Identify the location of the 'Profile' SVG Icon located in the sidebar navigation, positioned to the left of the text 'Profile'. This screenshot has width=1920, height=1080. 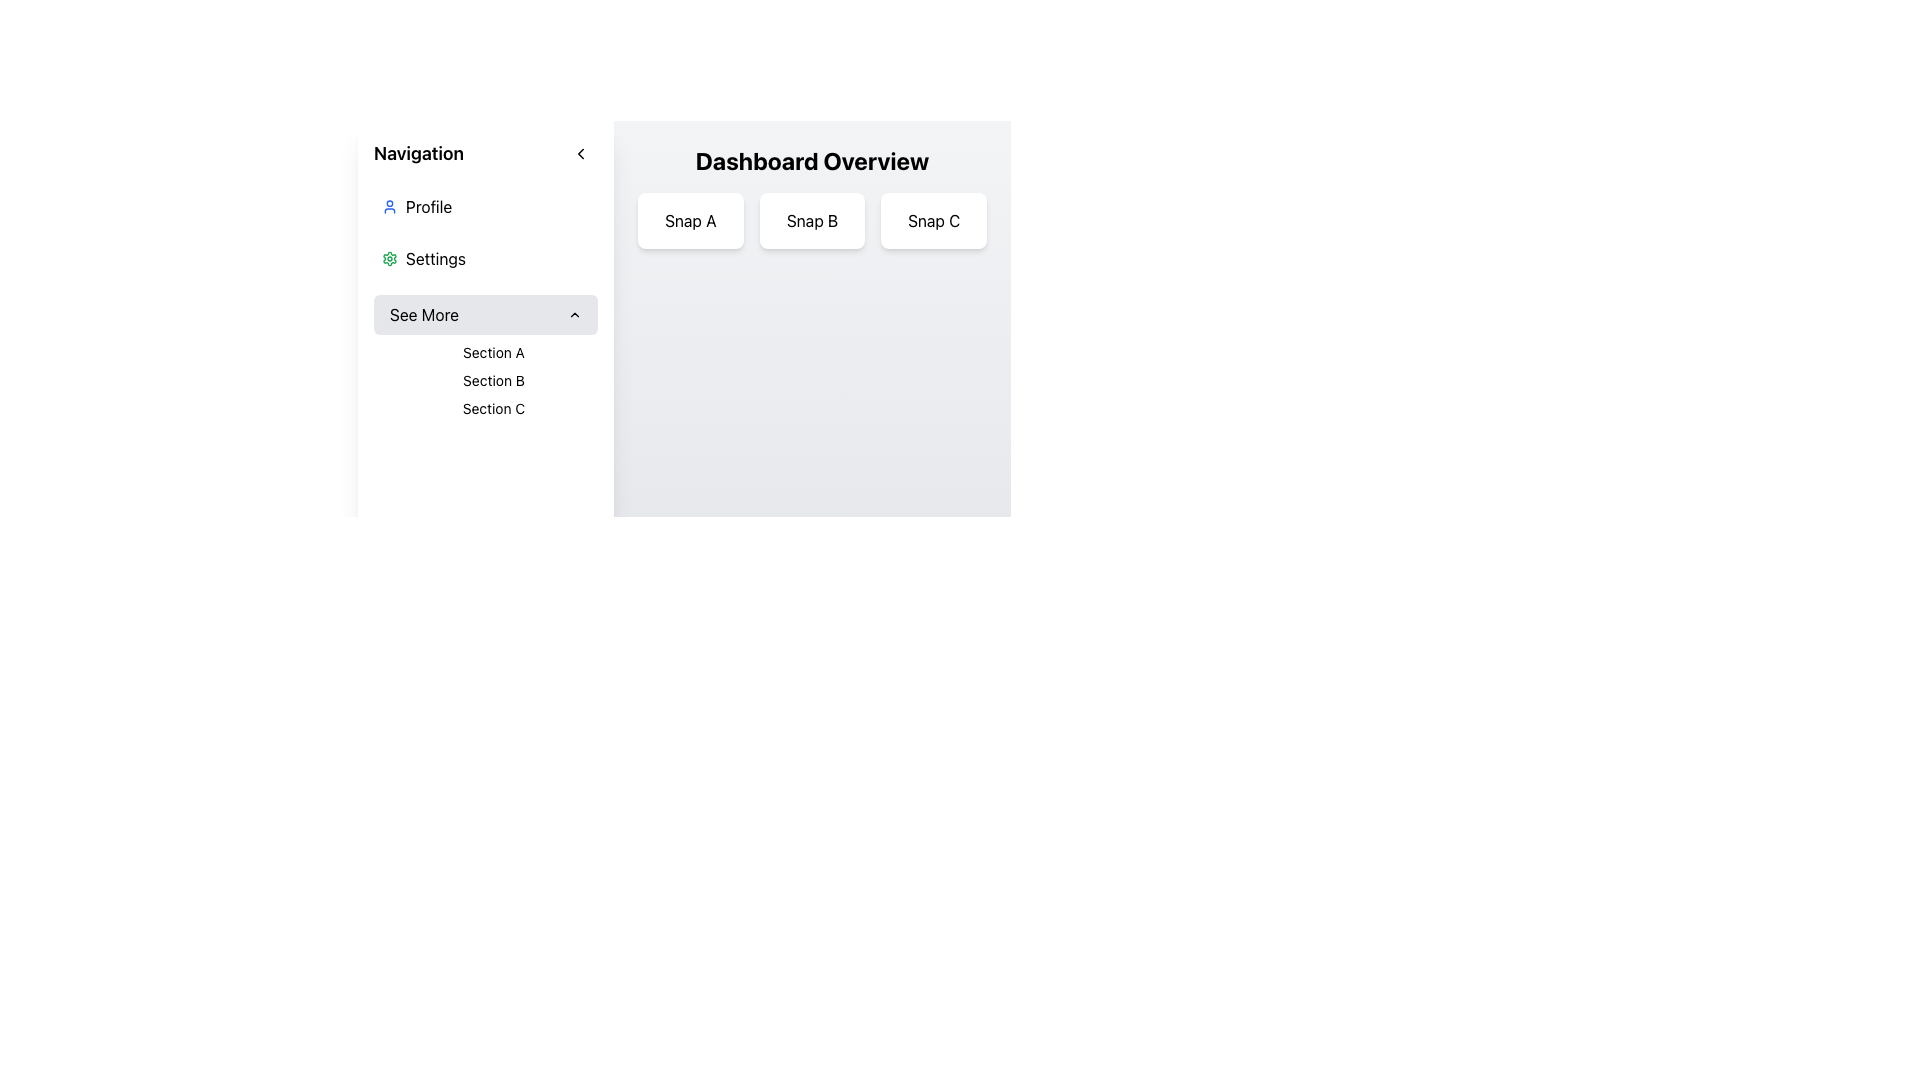
(389, 207).